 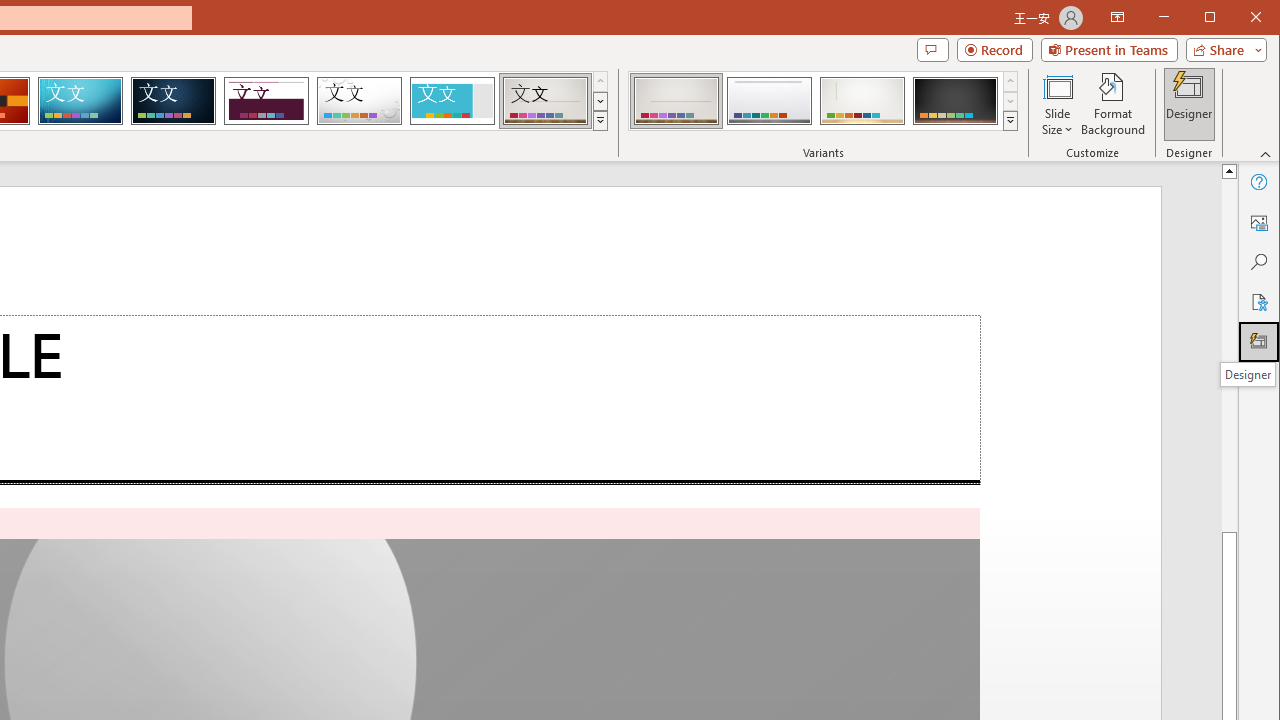 I want to click on 'Frame', so click(x=451, y=100).